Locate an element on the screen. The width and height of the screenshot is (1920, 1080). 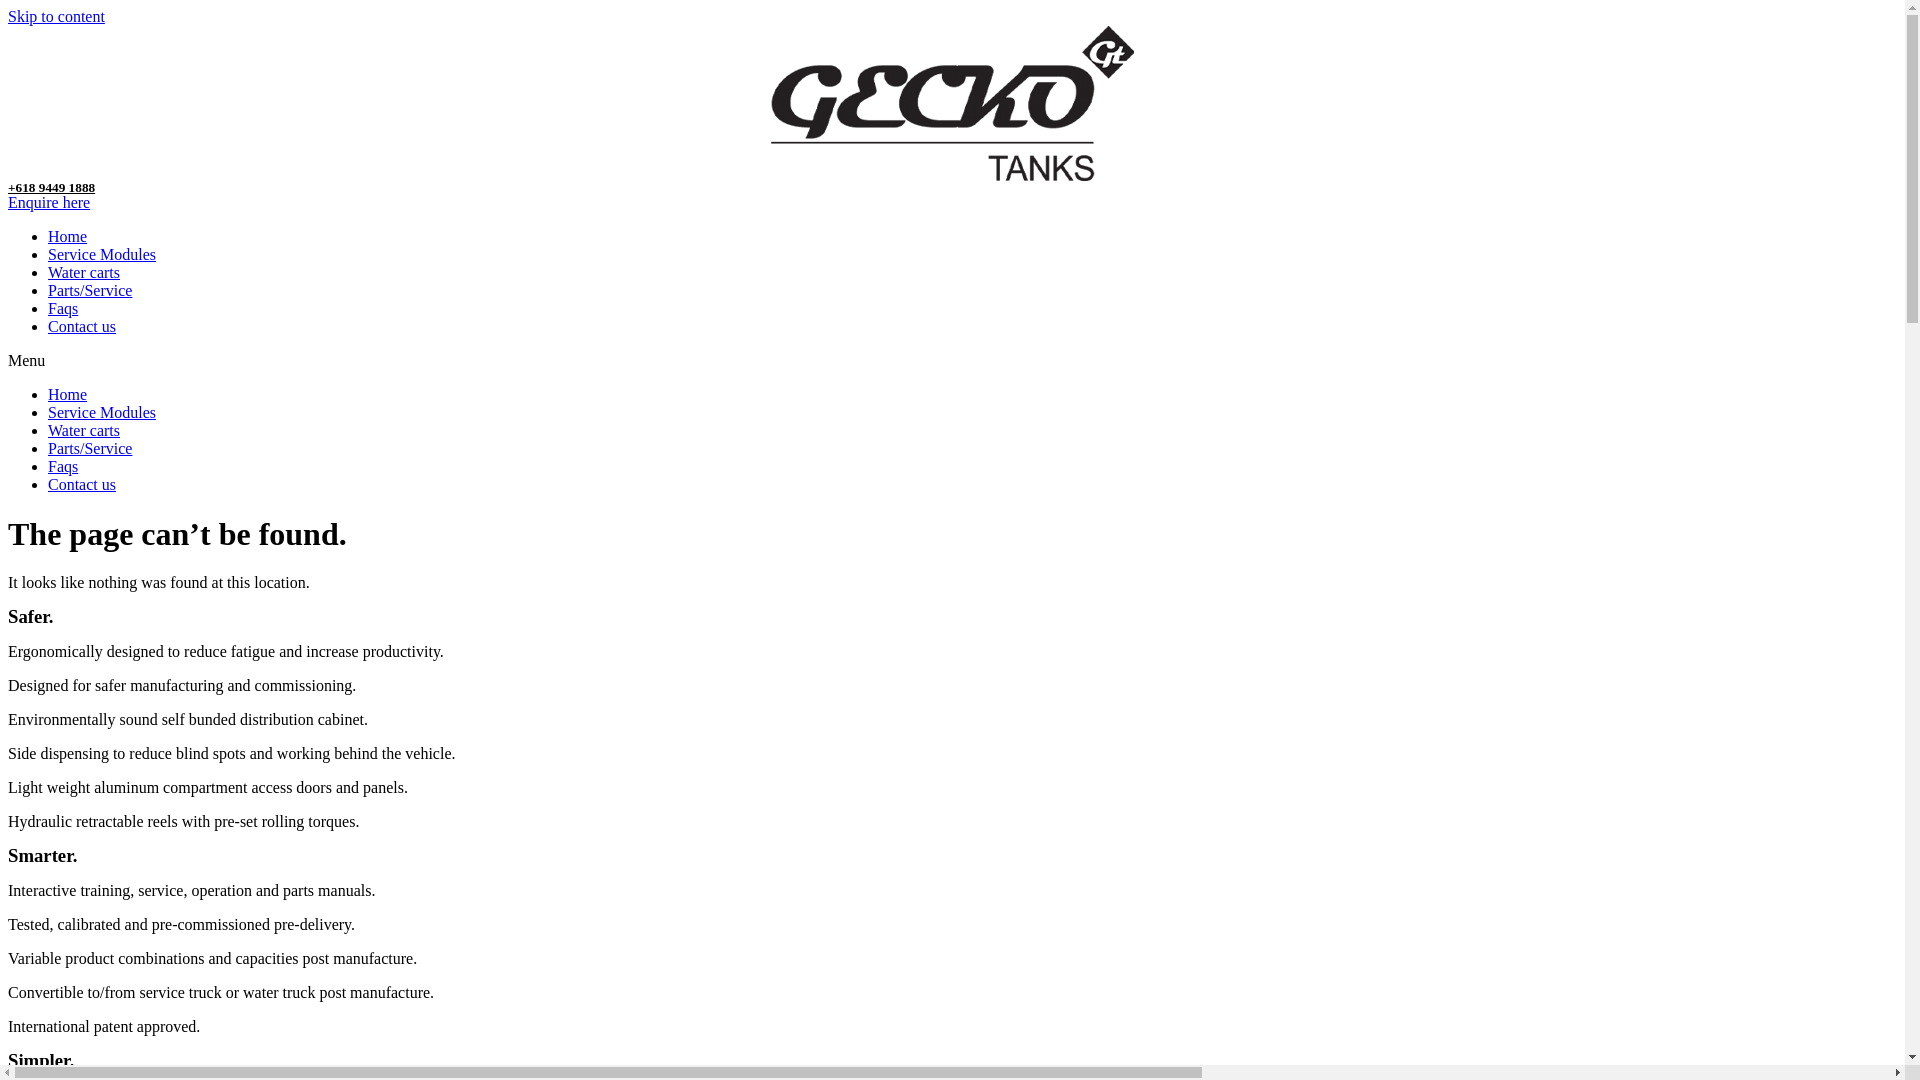
'+618 9449 1888' is located at coordinates (51, 187).